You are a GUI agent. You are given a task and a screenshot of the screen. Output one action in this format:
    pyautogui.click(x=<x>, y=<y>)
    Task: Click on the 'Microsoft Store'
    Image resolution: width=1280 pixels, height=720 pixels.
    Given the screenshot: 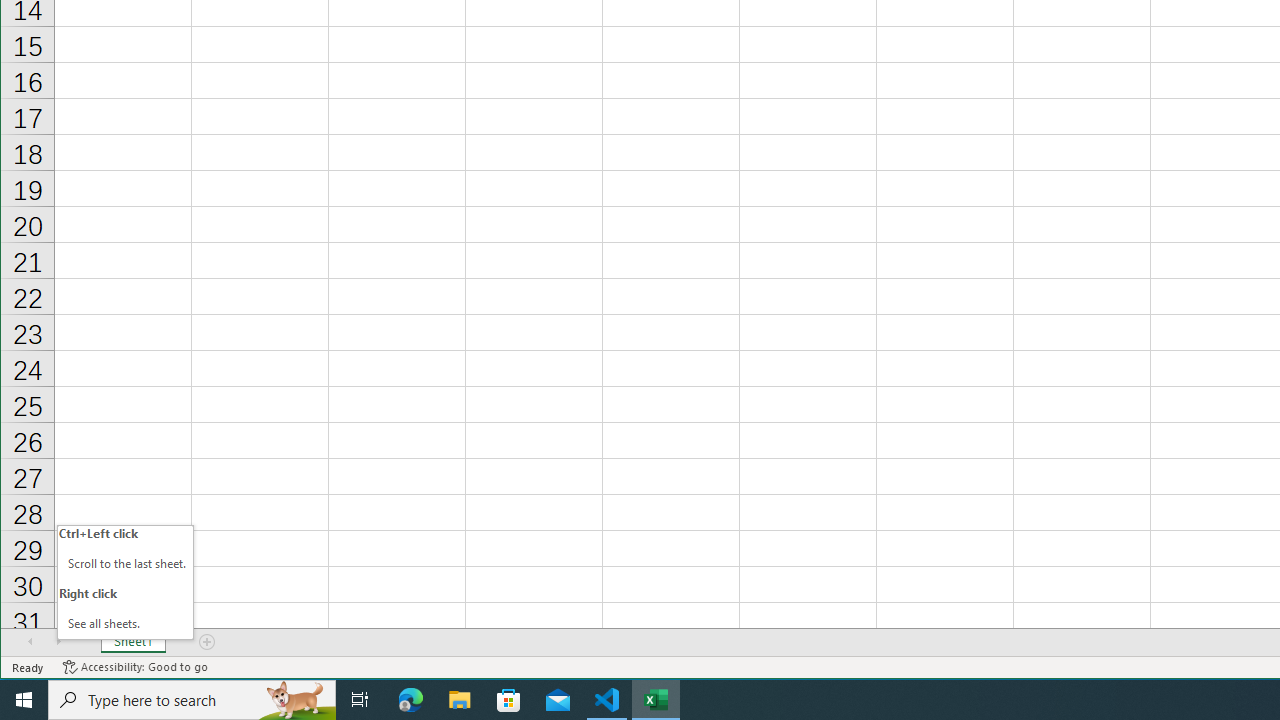 What is the action you would take?
    pyautogui.click(x=509, y=698)
    